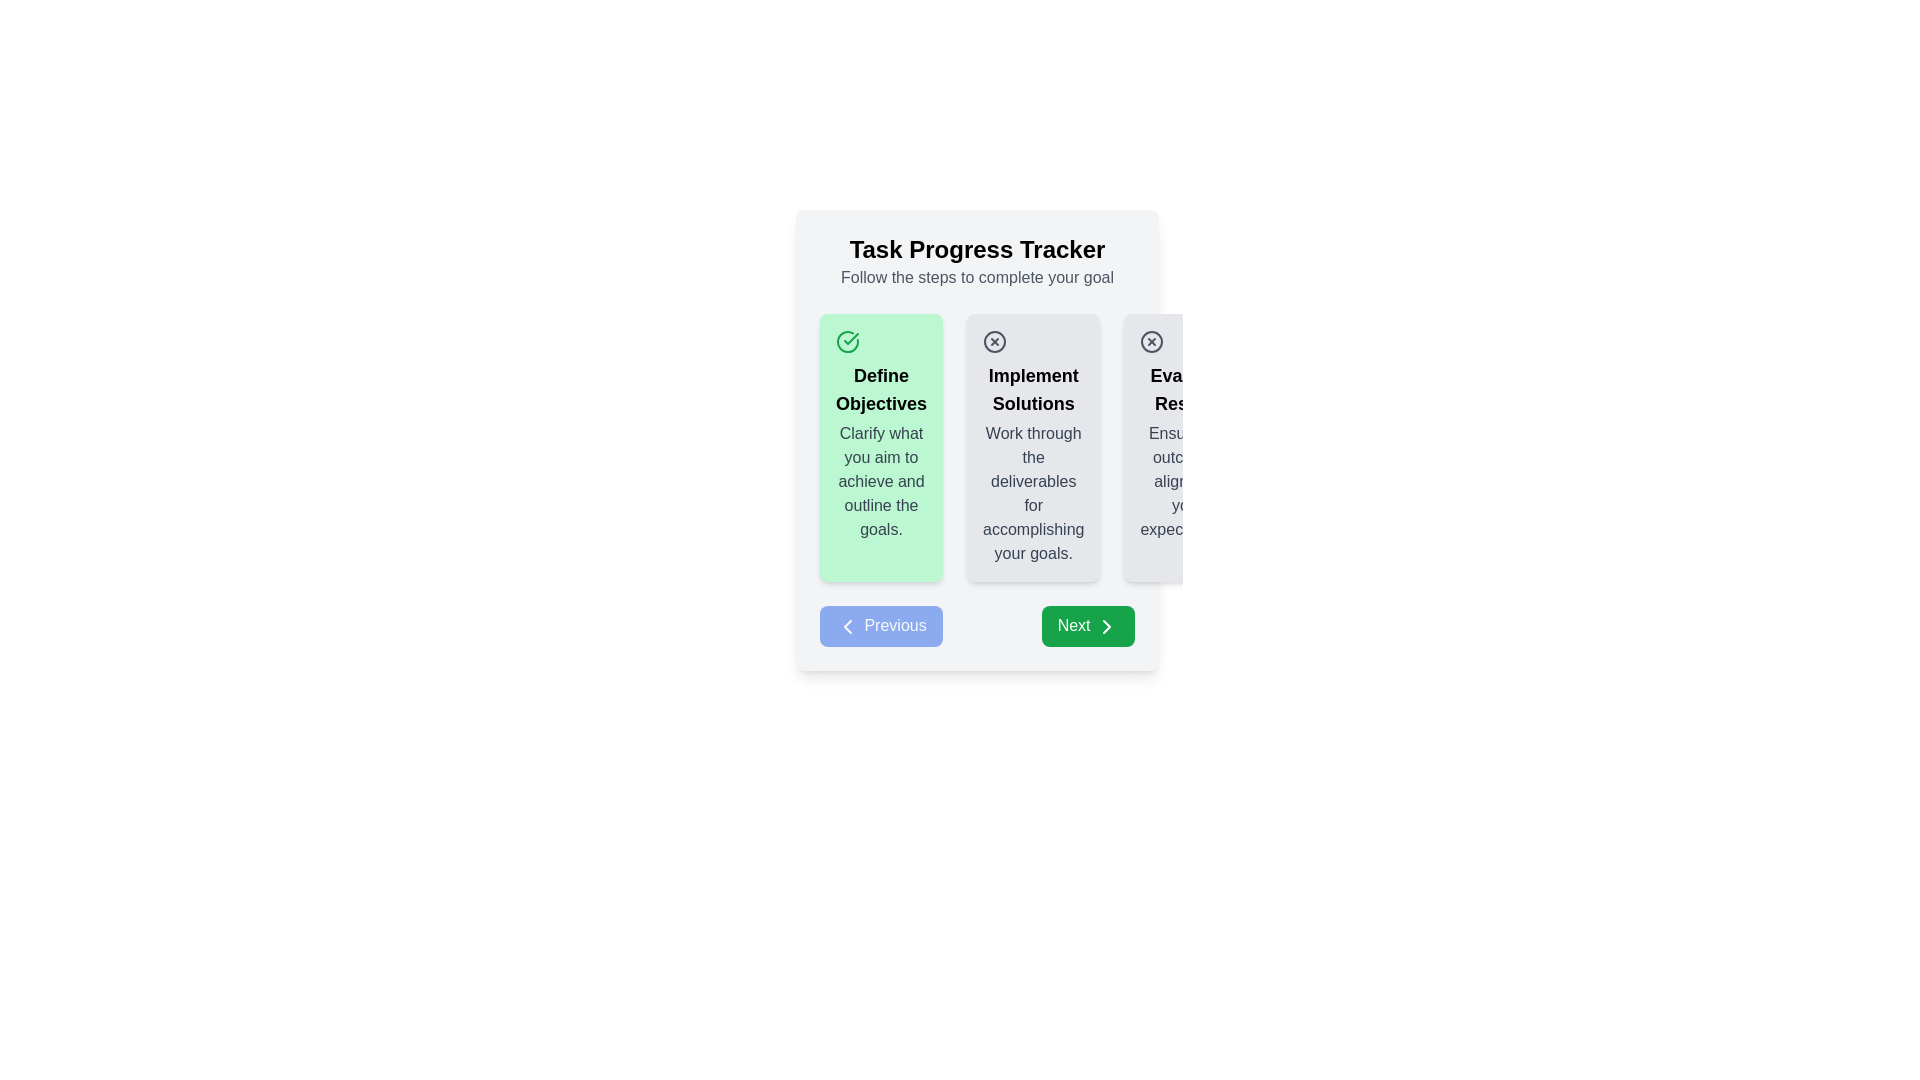 The height and width of the screenshot is (1080, 1920). I want to click on bold text 'Define Objectives' that is centrally located on the green card component in the upper section of the interface, so click(880, 389).